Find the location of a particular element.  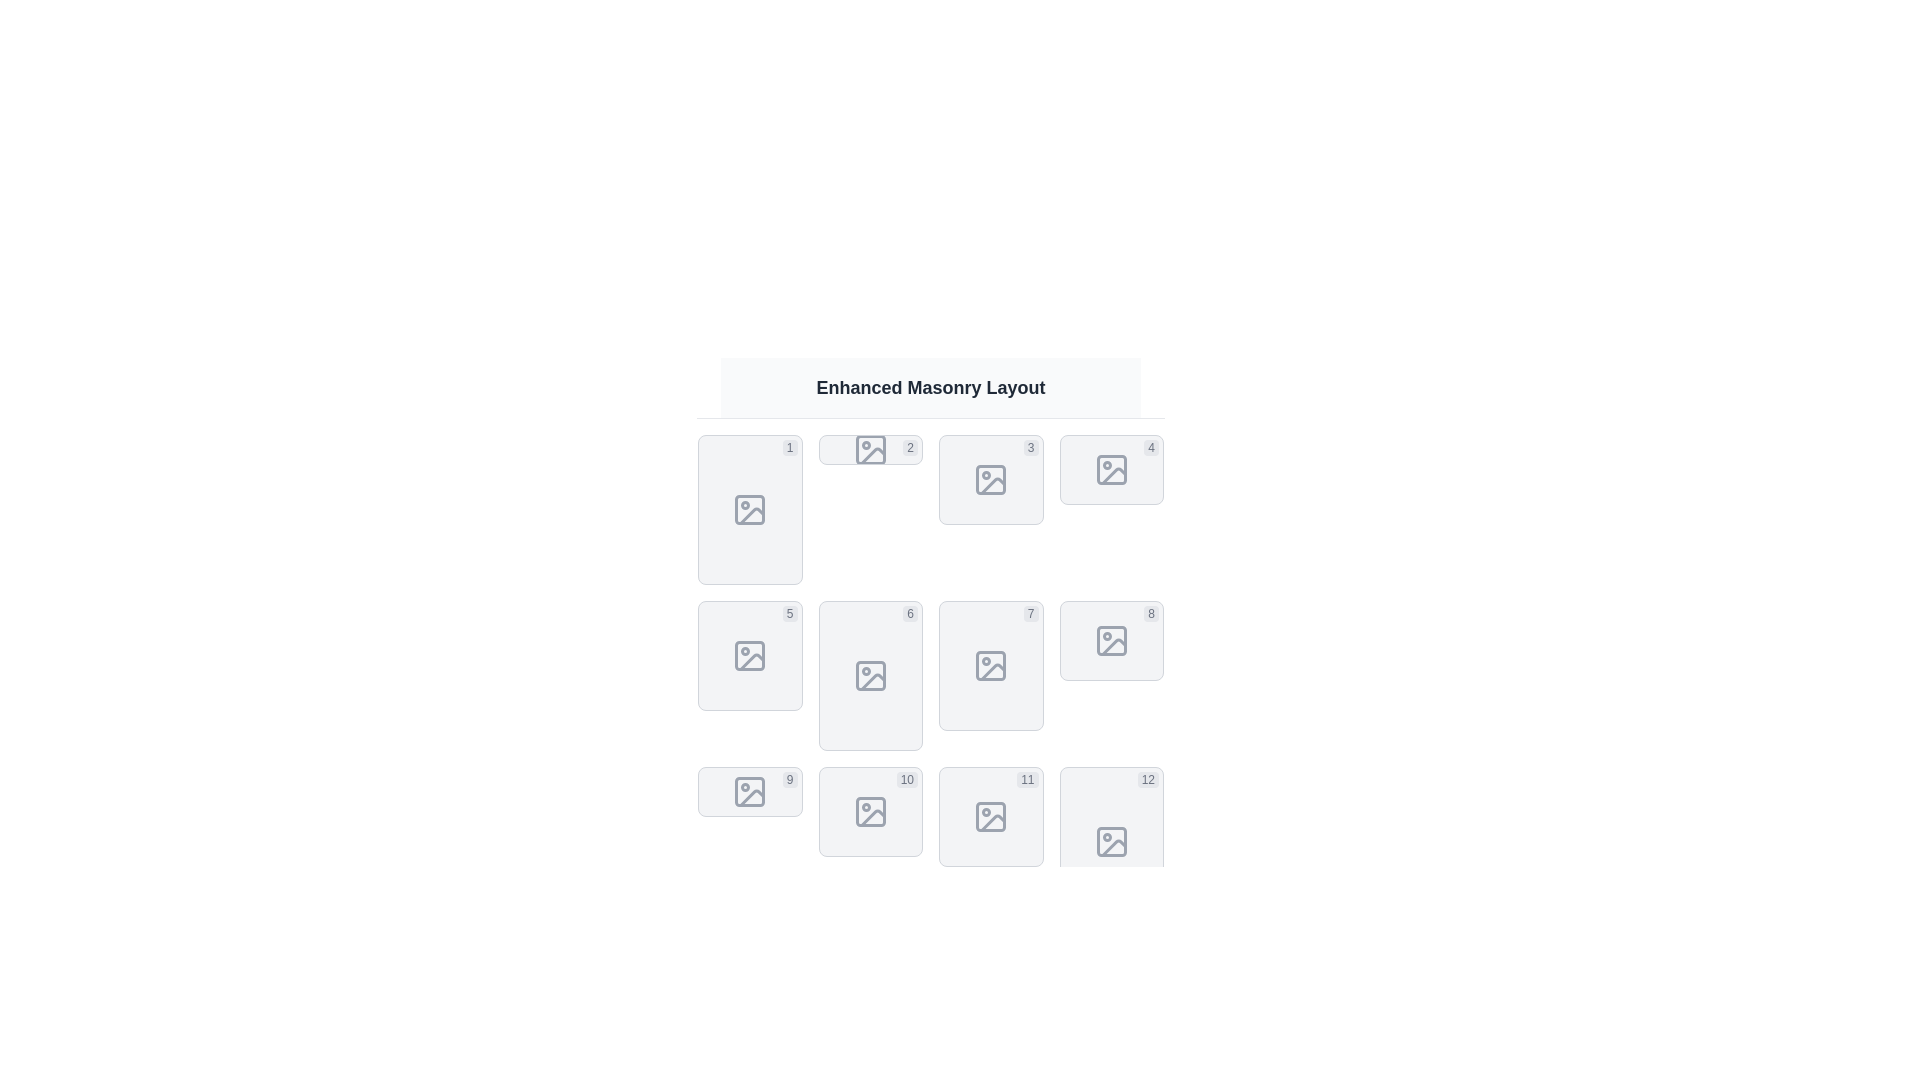

the Tile element, which is a rectangular card with a light gray background and a thin gray border, featuring an image placeholder icon at the center and a badge with the number '12' at the top-right corner is located at coordinates (1110, 841).